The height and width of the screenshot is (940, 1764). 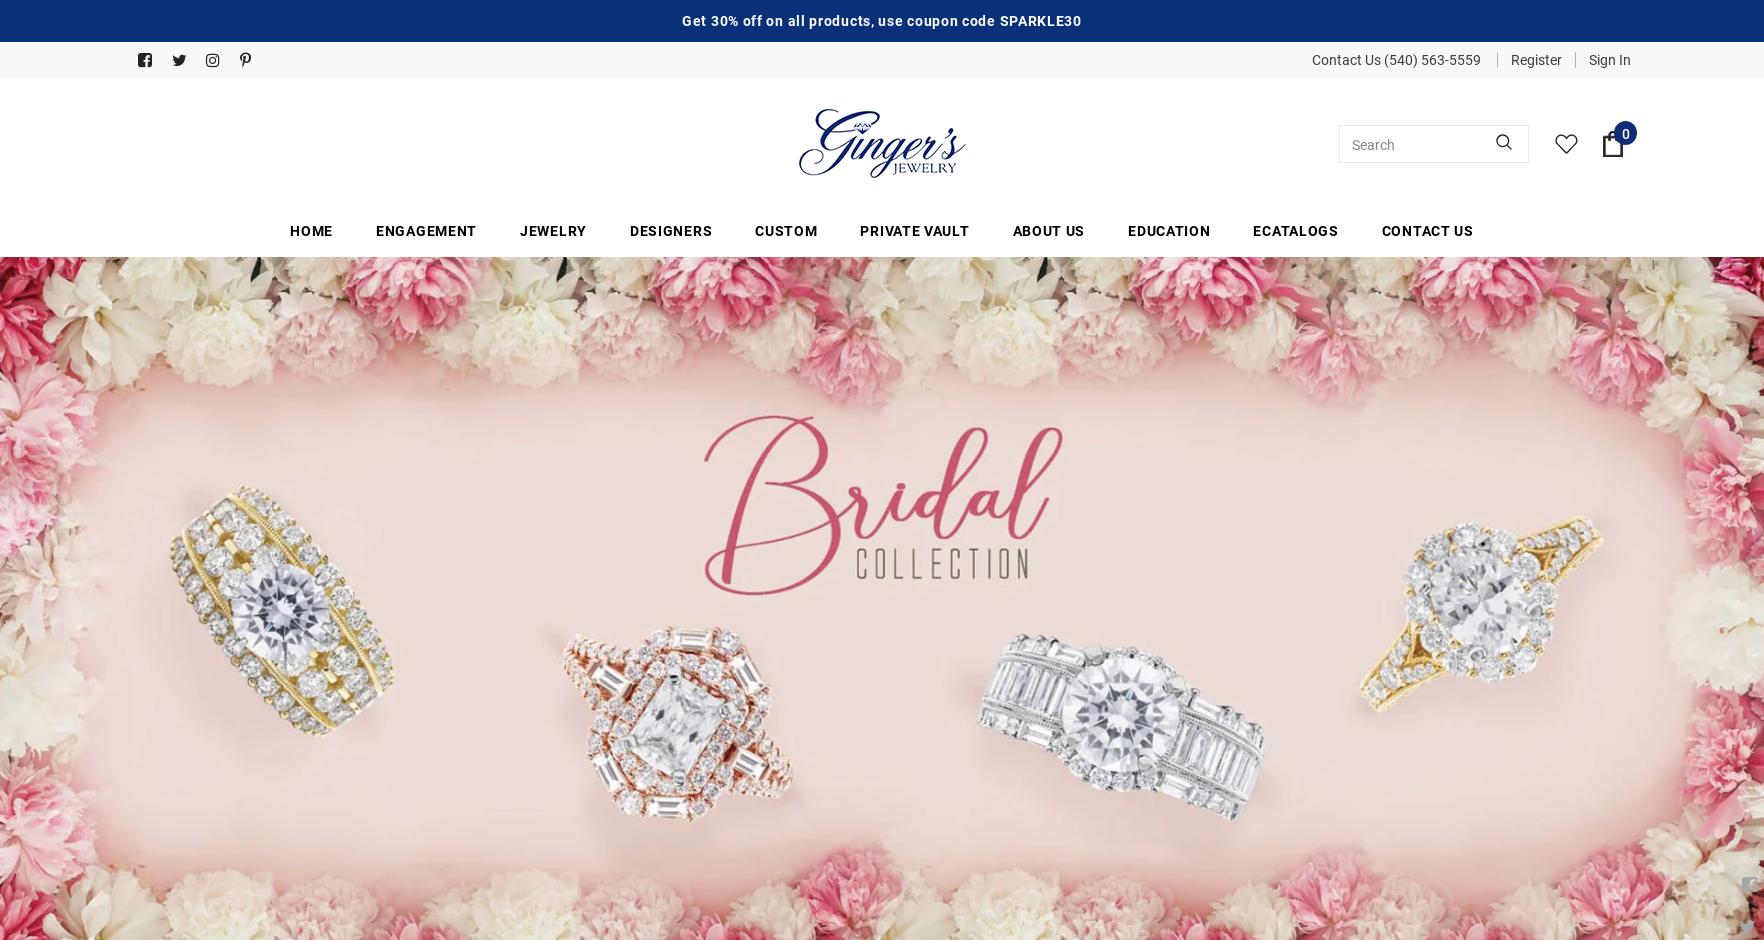 I want to click on 'Sign In', so click(x=1608, y=58).